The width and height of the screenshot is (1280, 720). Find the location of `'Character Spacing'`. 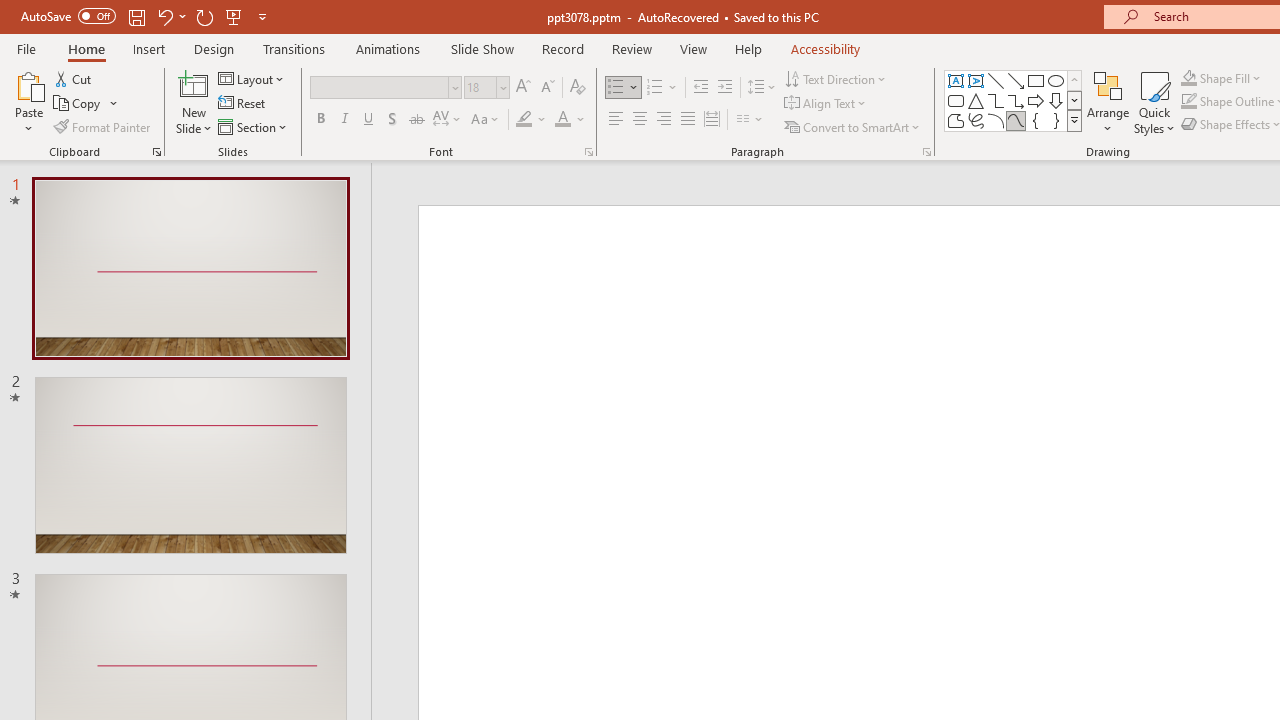

'Character Spacing' is located at coordinates (447, 119).